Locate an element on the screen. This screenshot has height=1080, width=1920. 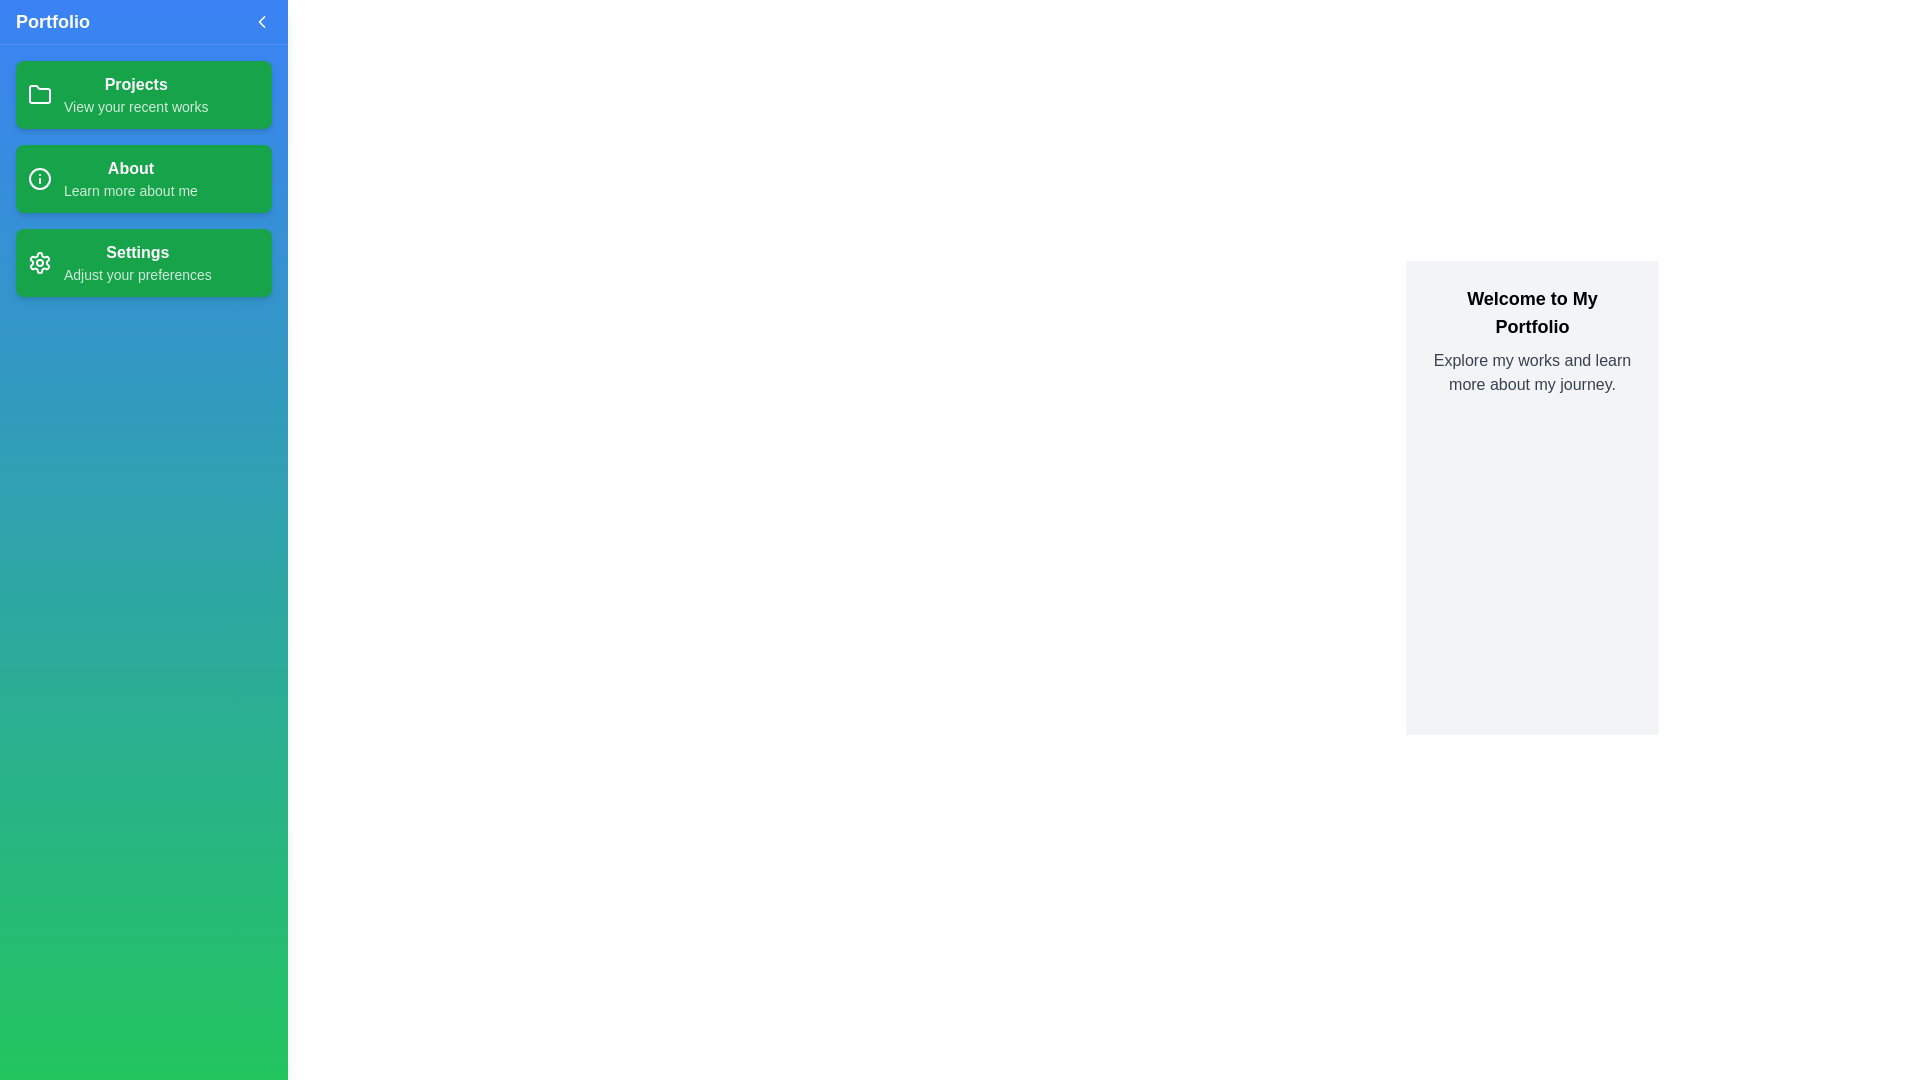
the section Settings in the drawer is located at coordinates (143, 261).